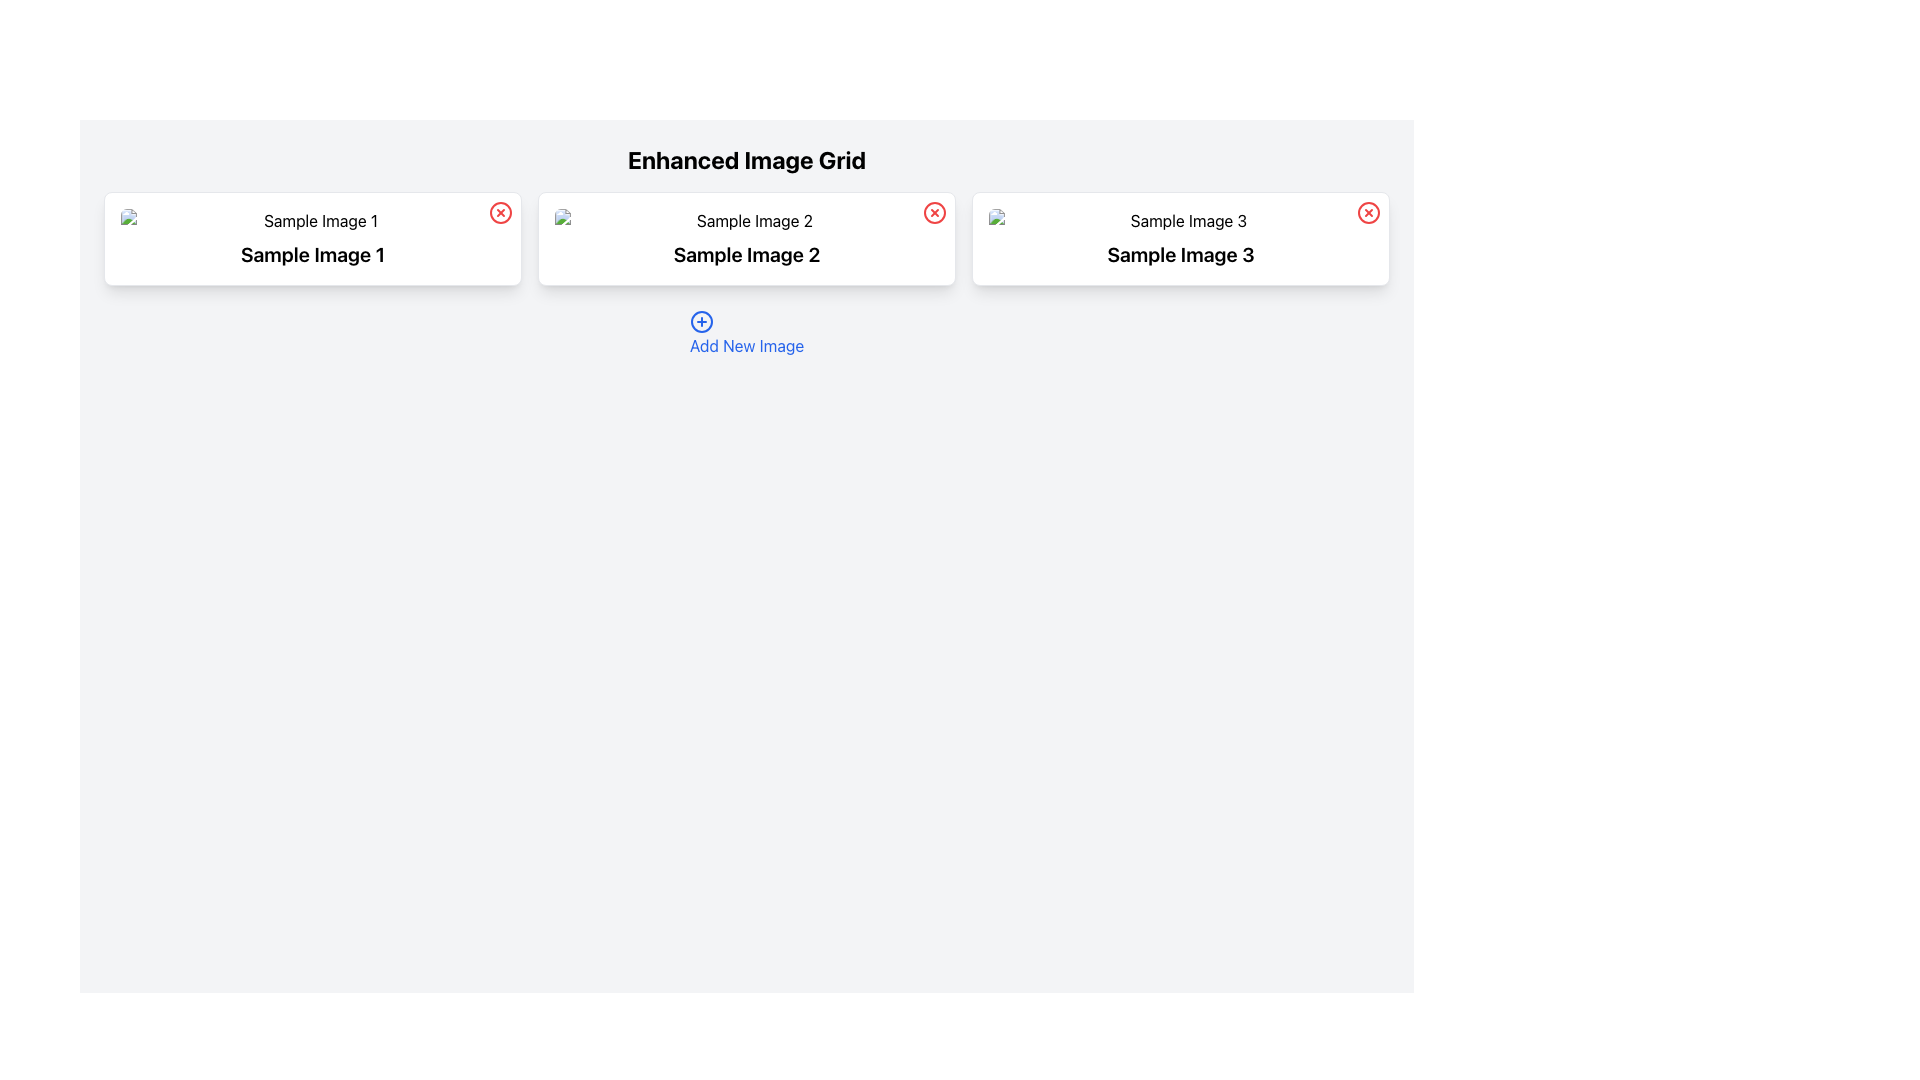 The height and width of the screenshot is (1080, 1920). What do you see at coordinates (746, 220) in the screenshot?
I see `the 'Sample Image 2' image placeholder within the 'Enhanced Image Grid'` at bounding box center [746, 220].